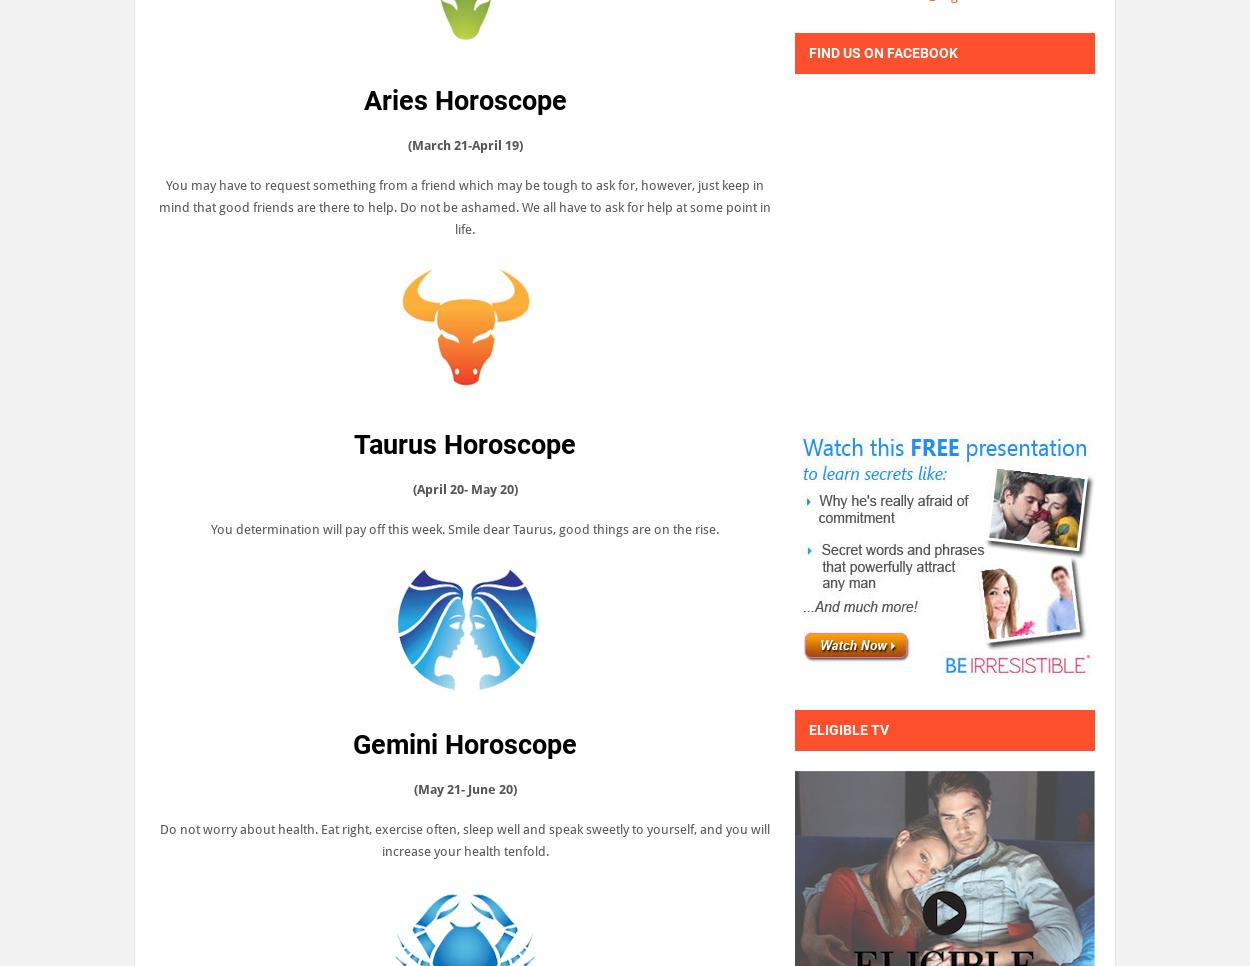 The width and height of the screenshot is (1250, 966). I want to click on '(May 21- June 20)', so click(463, 788).